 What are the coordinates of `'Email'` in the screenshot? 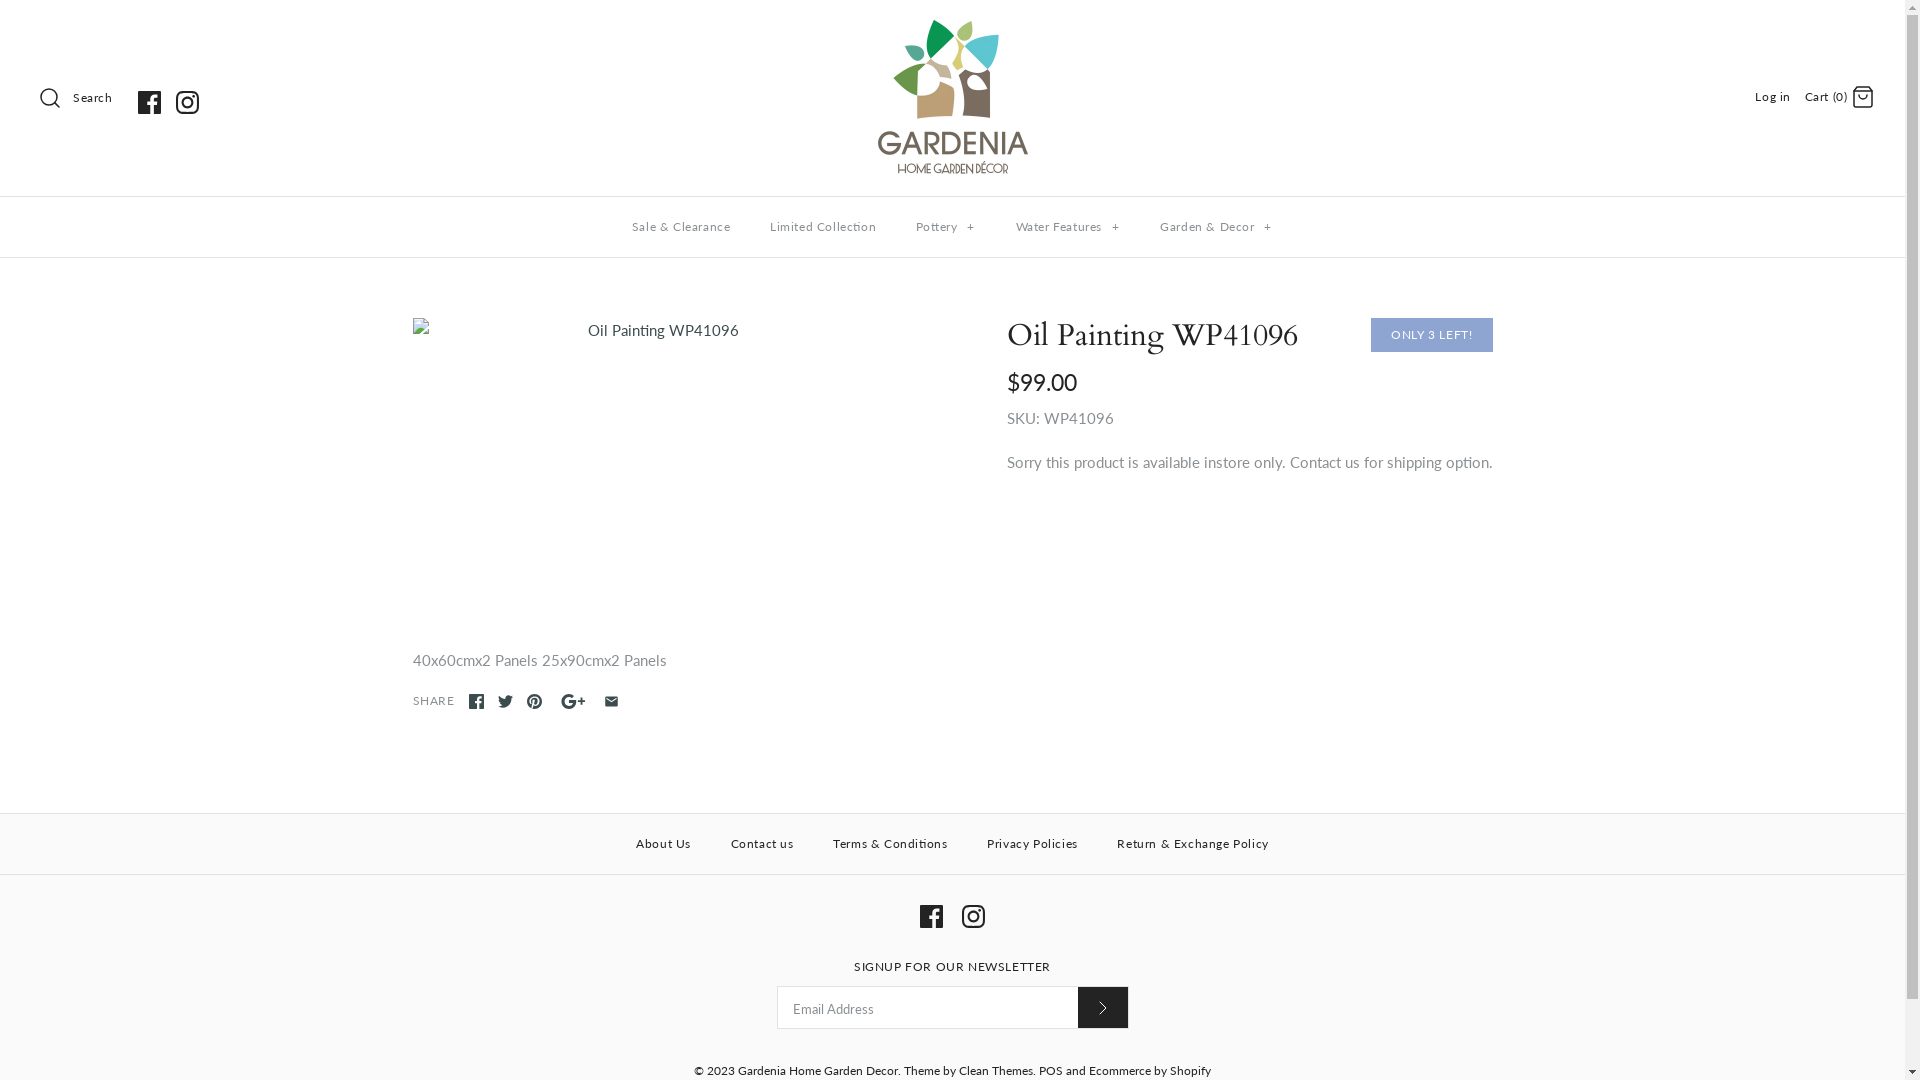 It's located at (610, 700).